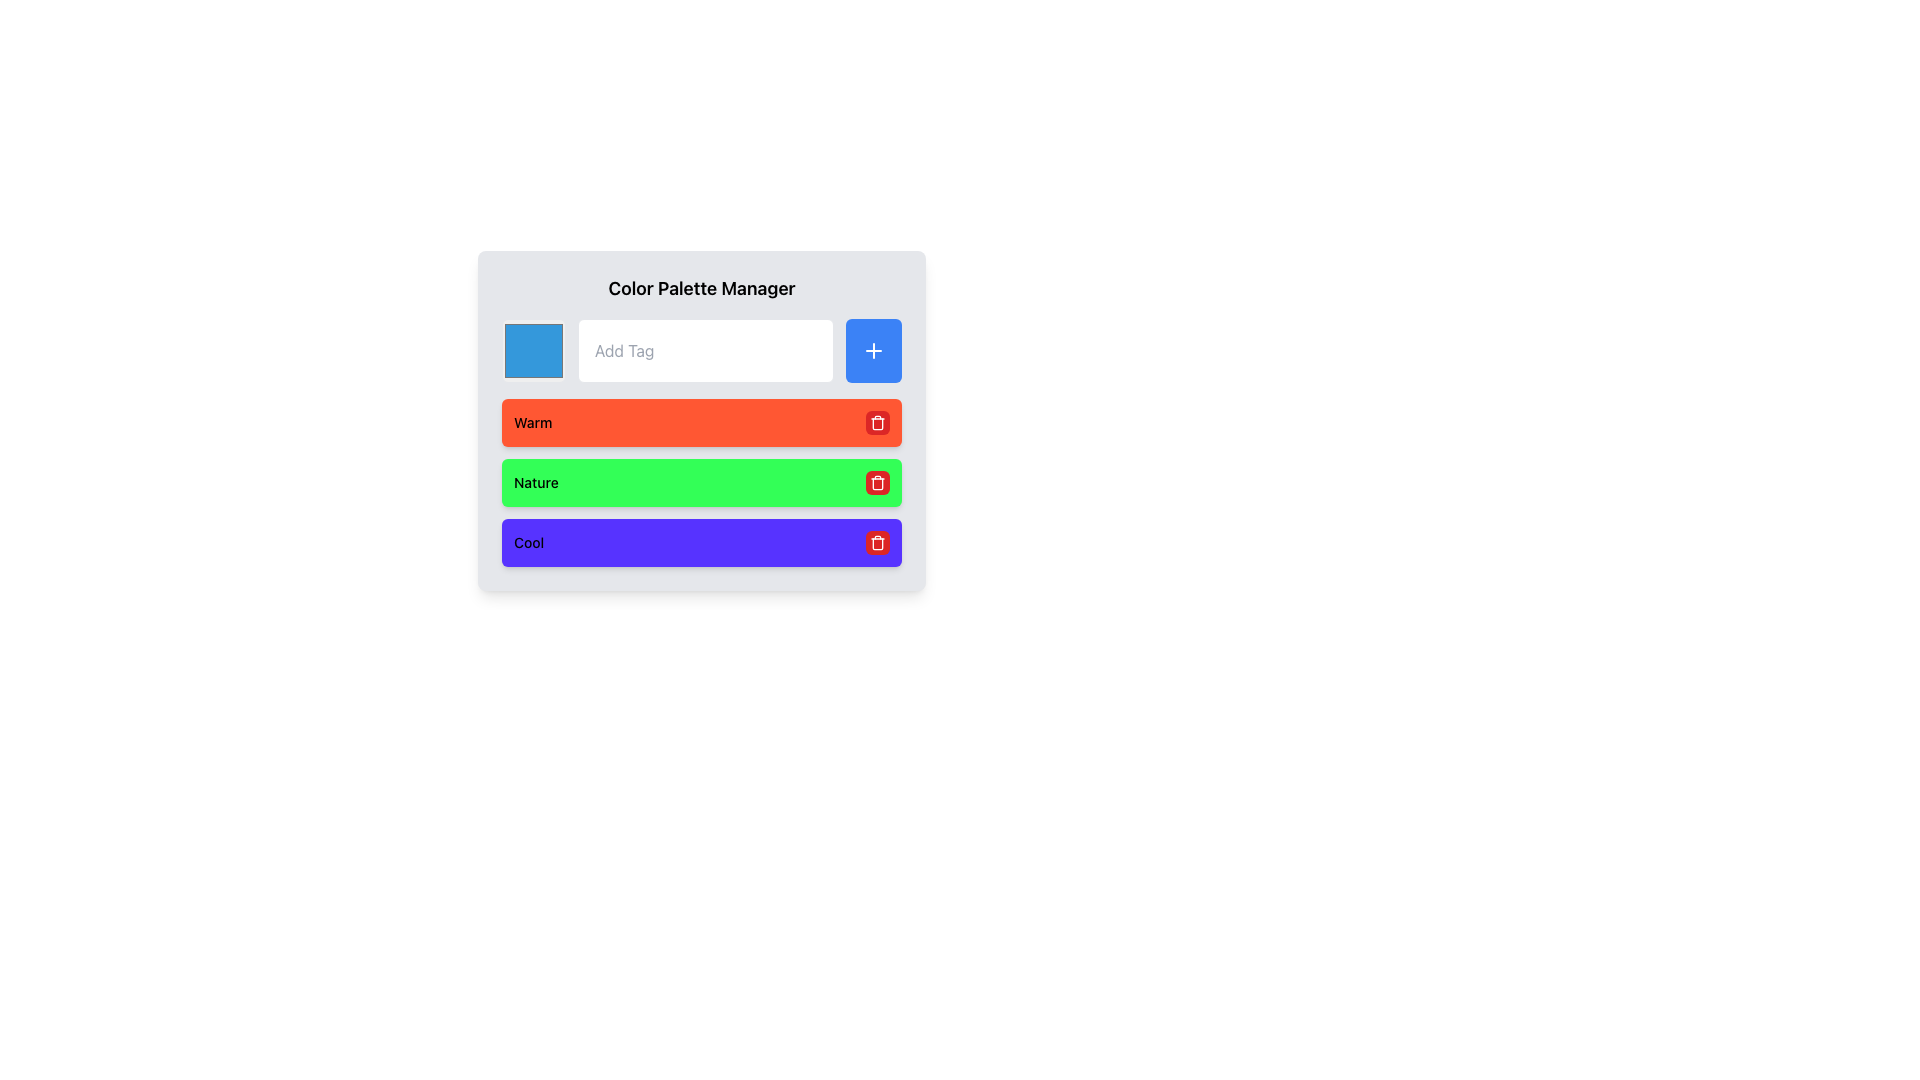 This screenshot has height=1080, width=1920. I want to click on the red trash bin icon with white outlines on the right side of the 'Nature' green bar, so click(878, 422).